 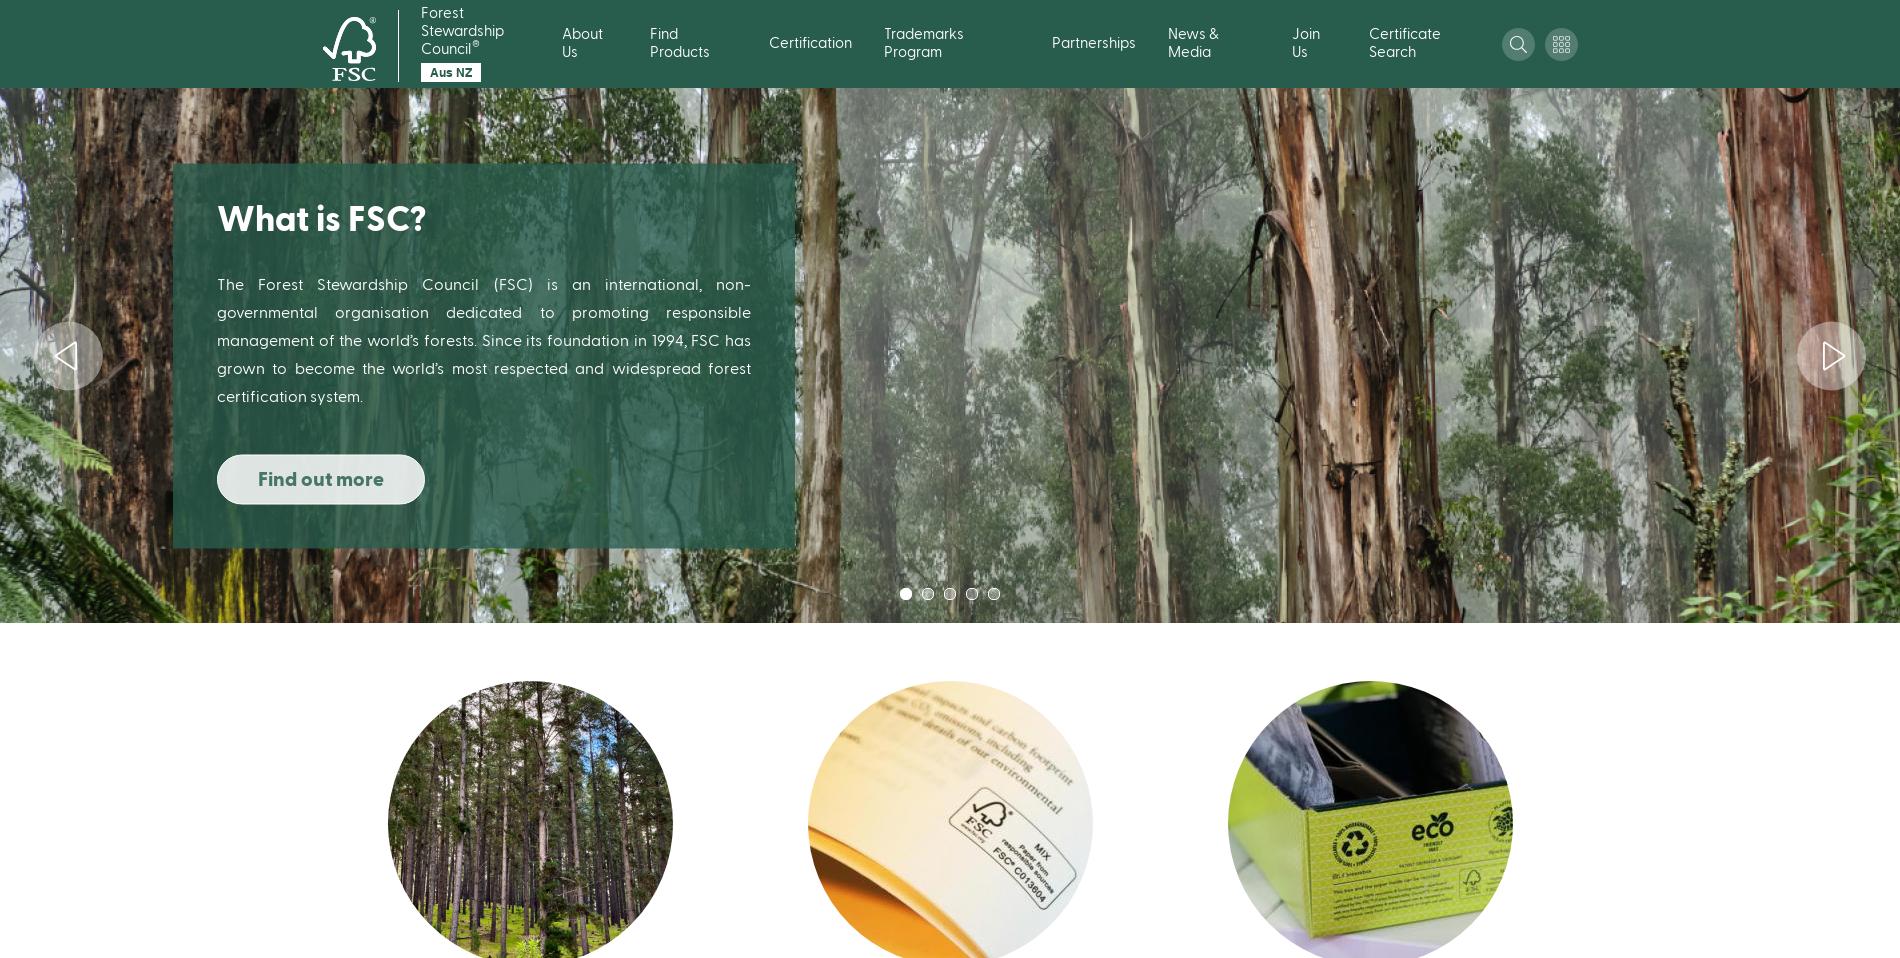 What do you see at coordinates (1283, 336) in the screenshot?
I see `'Trademark Portal'` at bounding box center [1283, 336].